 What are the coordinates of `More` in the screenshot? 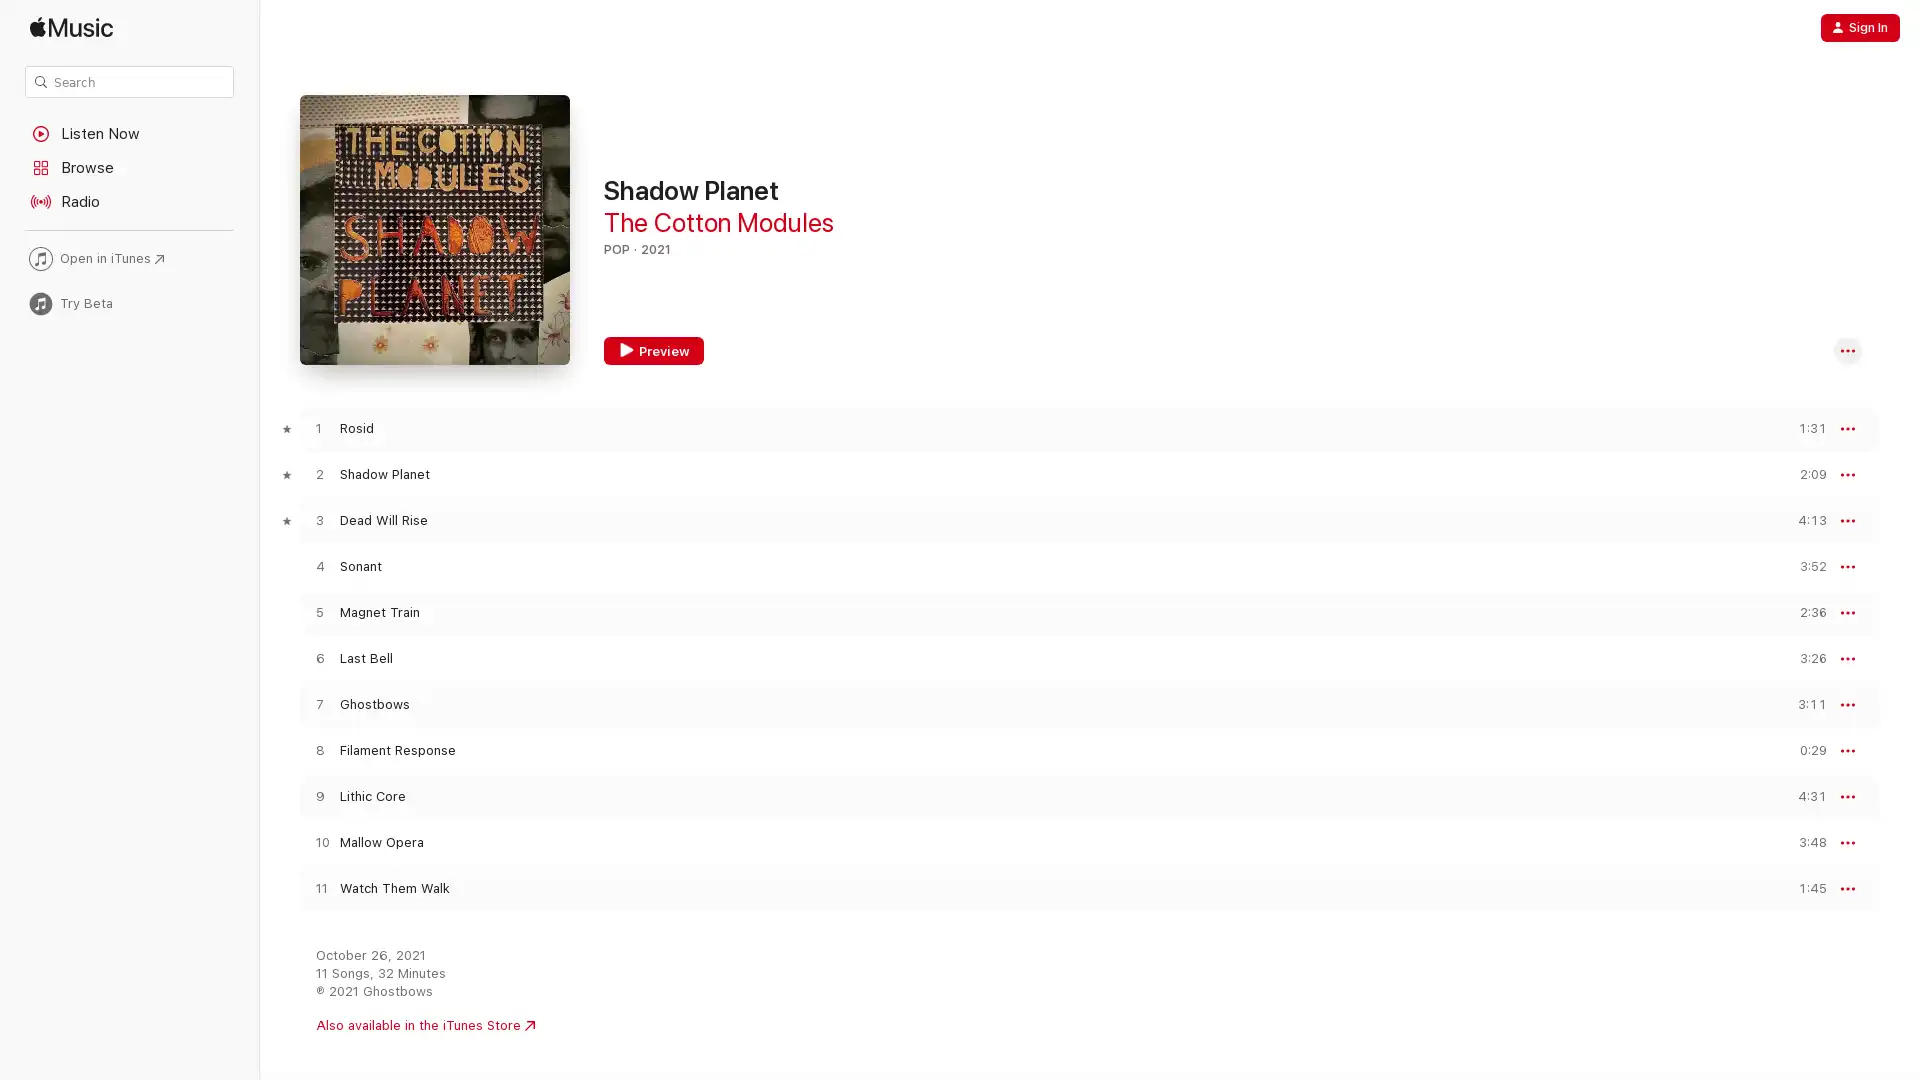 It's located at (1847, 751).